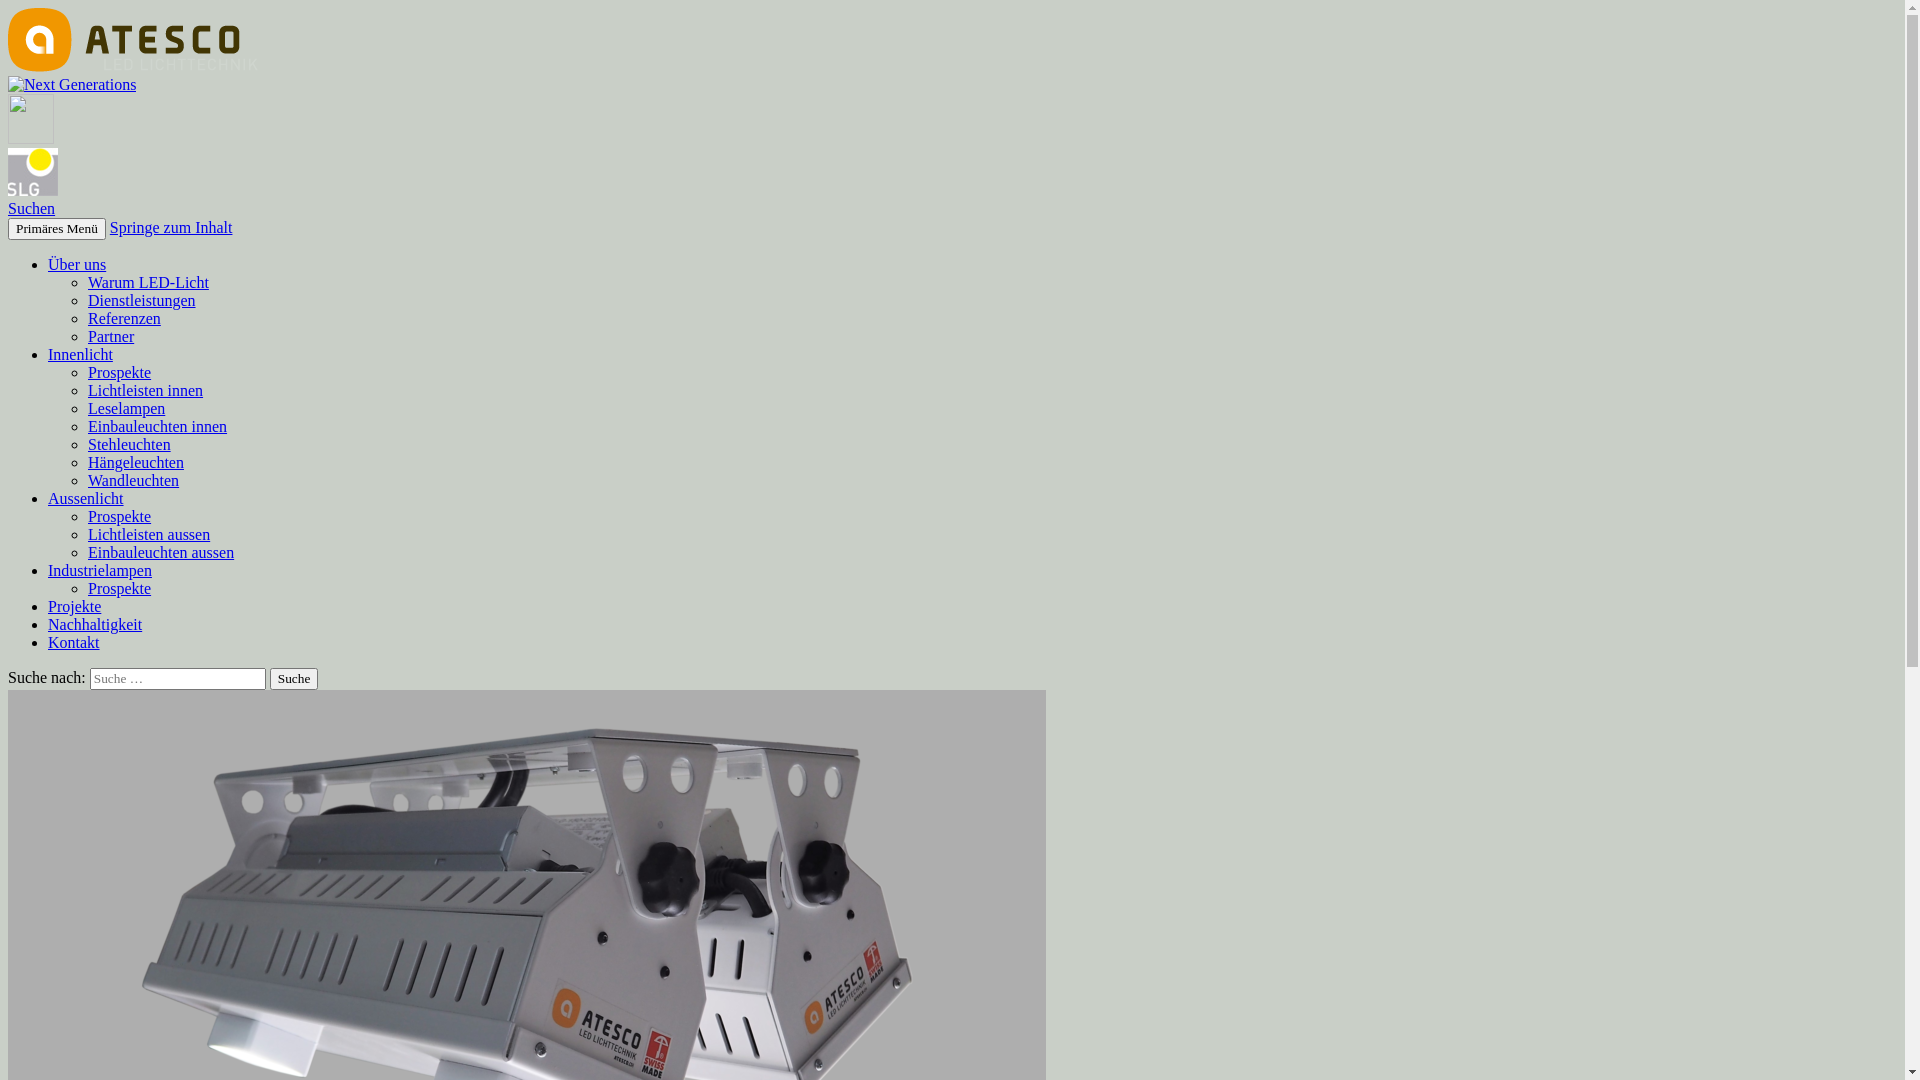 The image size is (1920, 1080). What do you see at coordinates (118, 372) in the screenshot?
I see `'Prospekte'` at bounding box center [118, 372].